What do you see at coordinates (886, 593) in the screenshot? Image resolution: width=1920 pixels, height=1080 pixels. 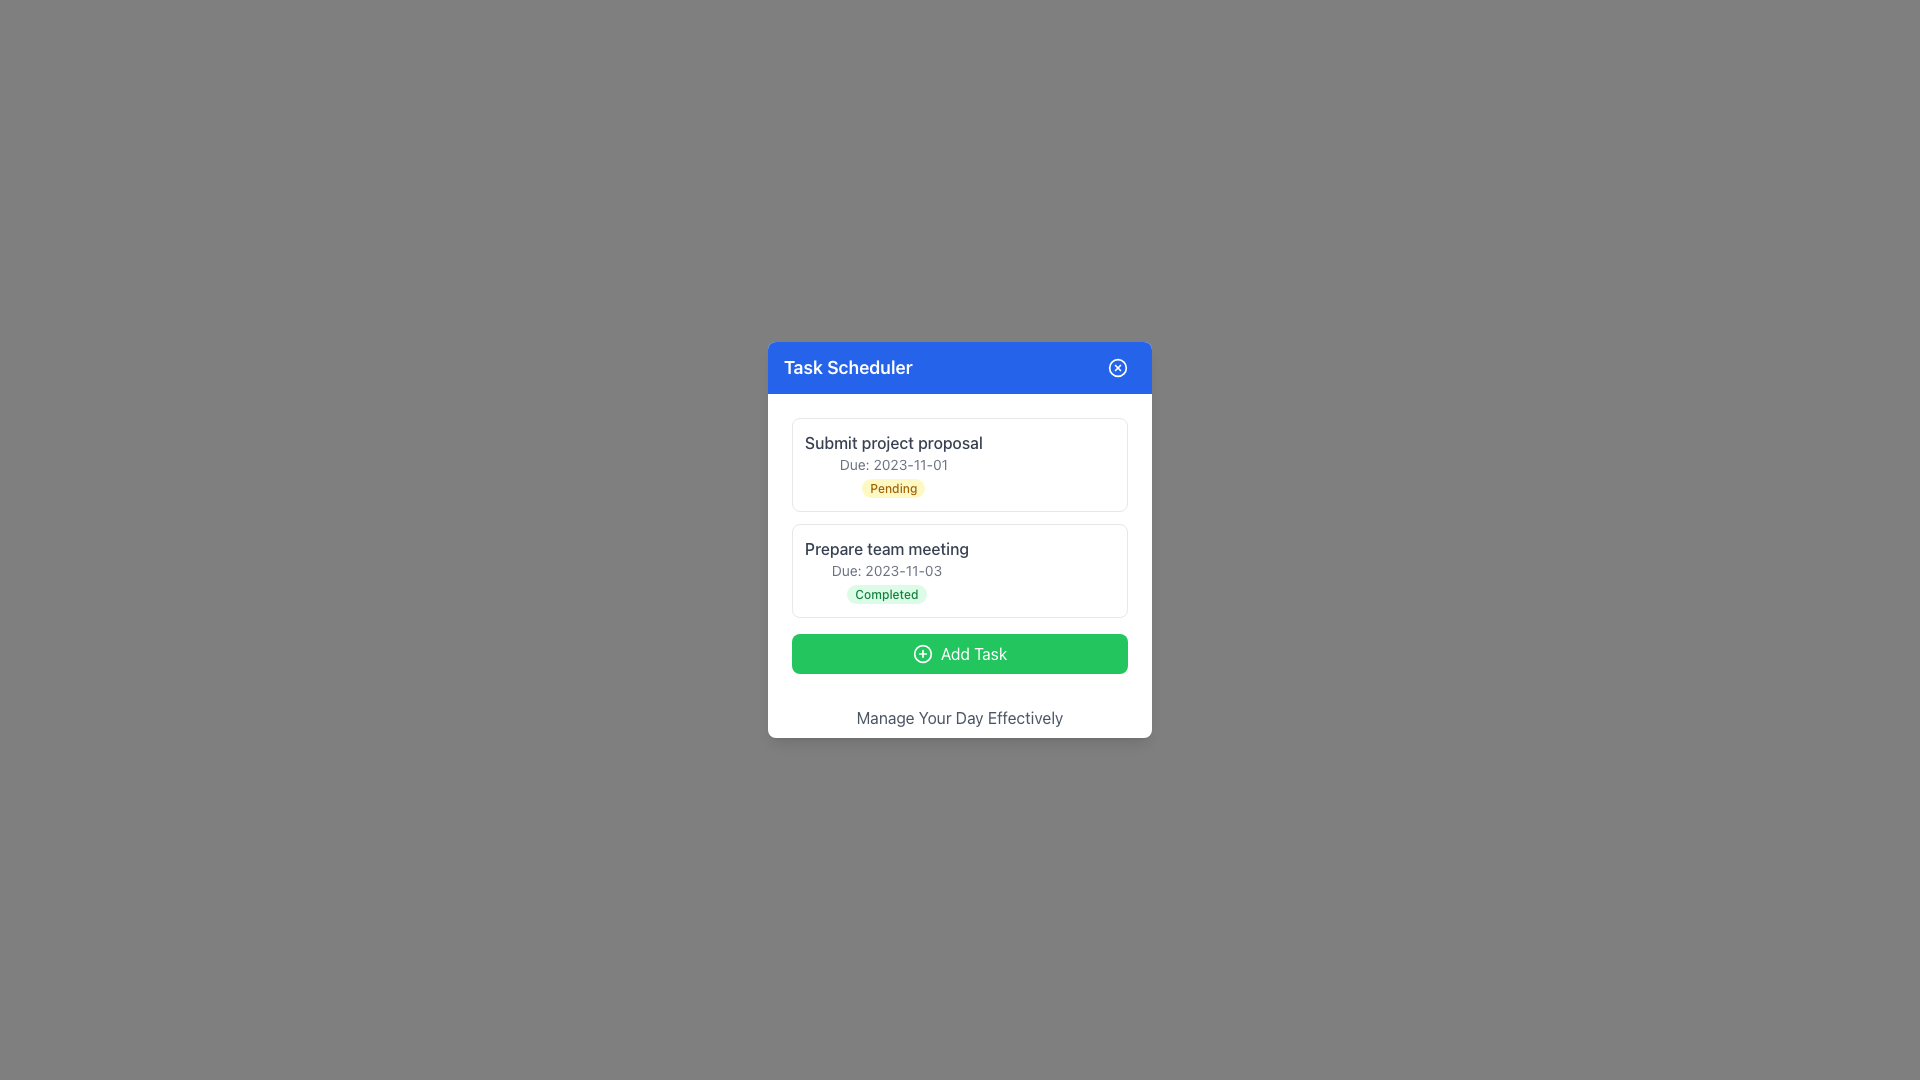 I see `the completed task status badge located below the title and due date fields of the 'Prepare team meeting' task in the task list` at bounding box center [886, 593].